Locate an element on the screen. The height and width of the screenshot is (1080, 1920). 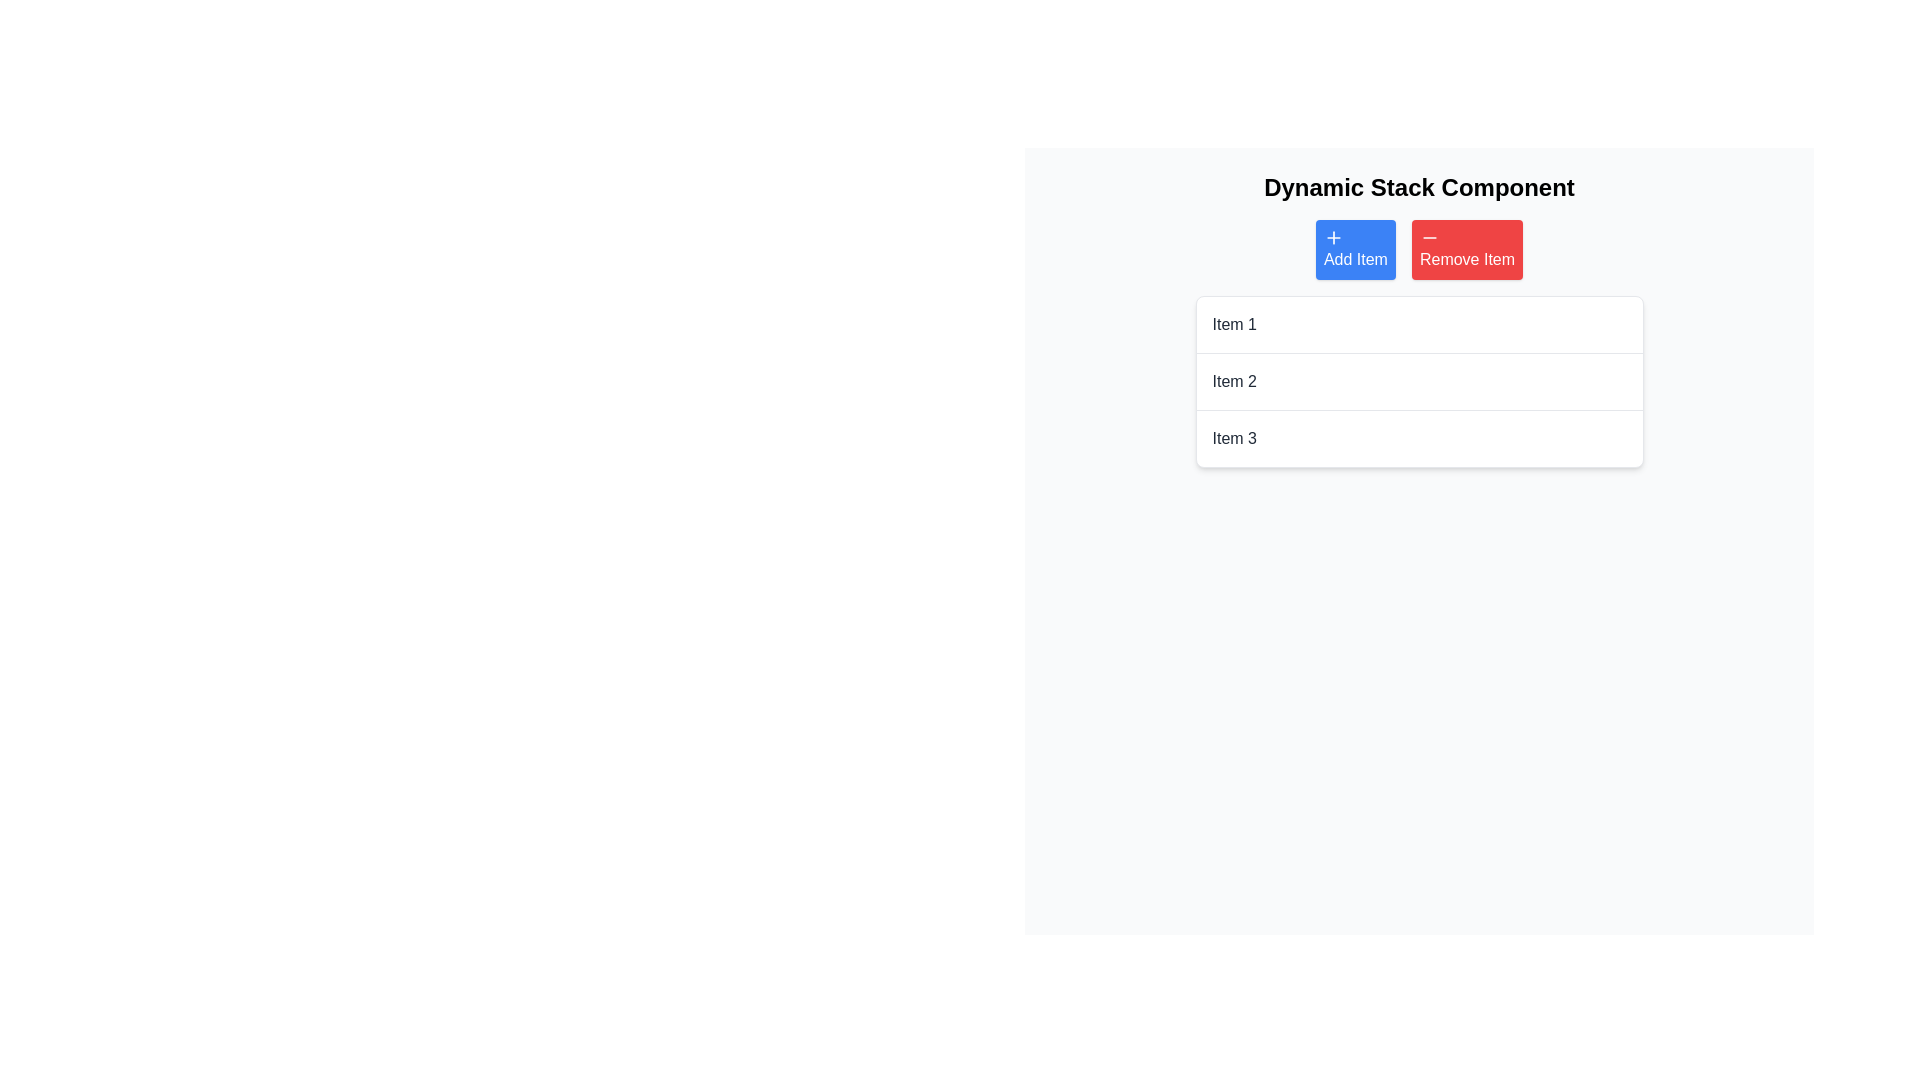
text content of the heading that displays 'Dynamic Stack Component', which is a bold and large black text positioned prominently at the top of the layout is located at coordinates (1418, 188).